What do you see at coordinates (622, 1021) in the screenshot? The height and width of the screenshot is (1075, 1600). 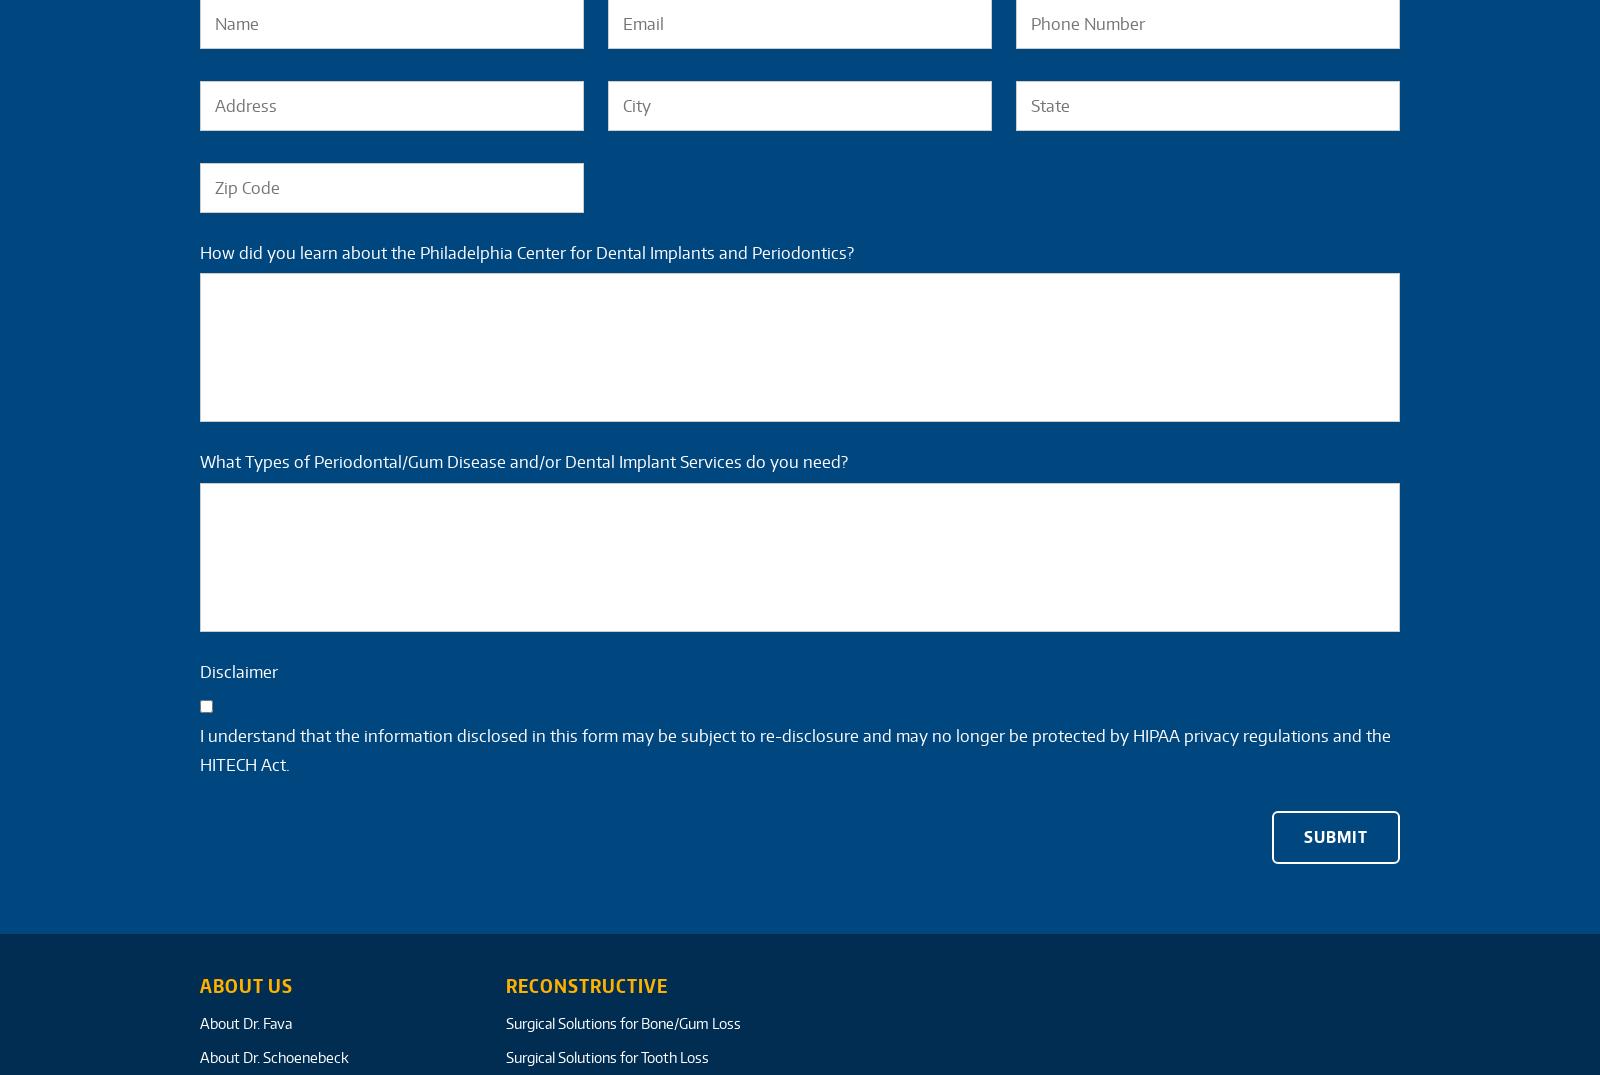 I see `'Surgical Solutions for Bone/Gum Loss'` at bounding box center [622, 1021].